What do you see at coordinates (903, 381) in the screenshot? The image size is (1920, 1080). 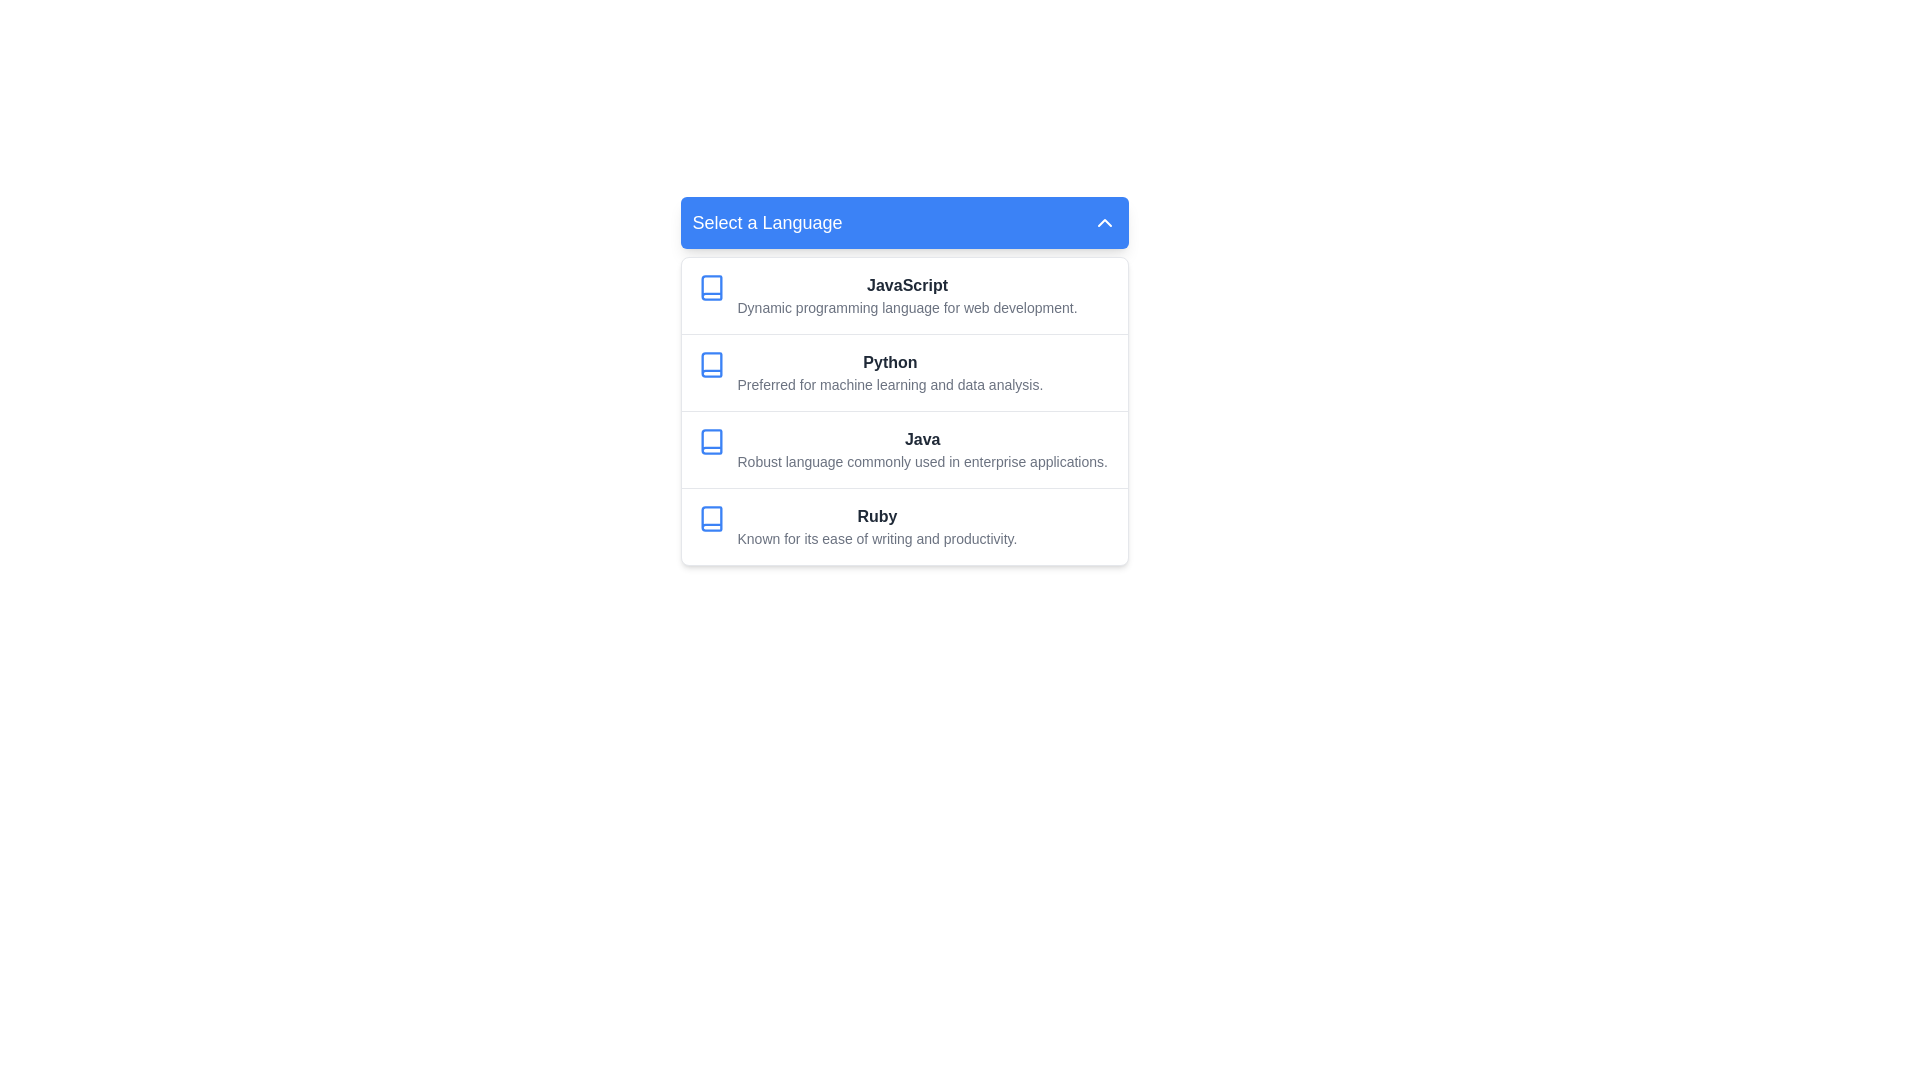 I see `the blue icons in the 'Select a Language' dropdown menu to interact with the options available: 'JavaScript', 'Python', 'Java', and 'Ruby'` at bounding box center [903, 381].